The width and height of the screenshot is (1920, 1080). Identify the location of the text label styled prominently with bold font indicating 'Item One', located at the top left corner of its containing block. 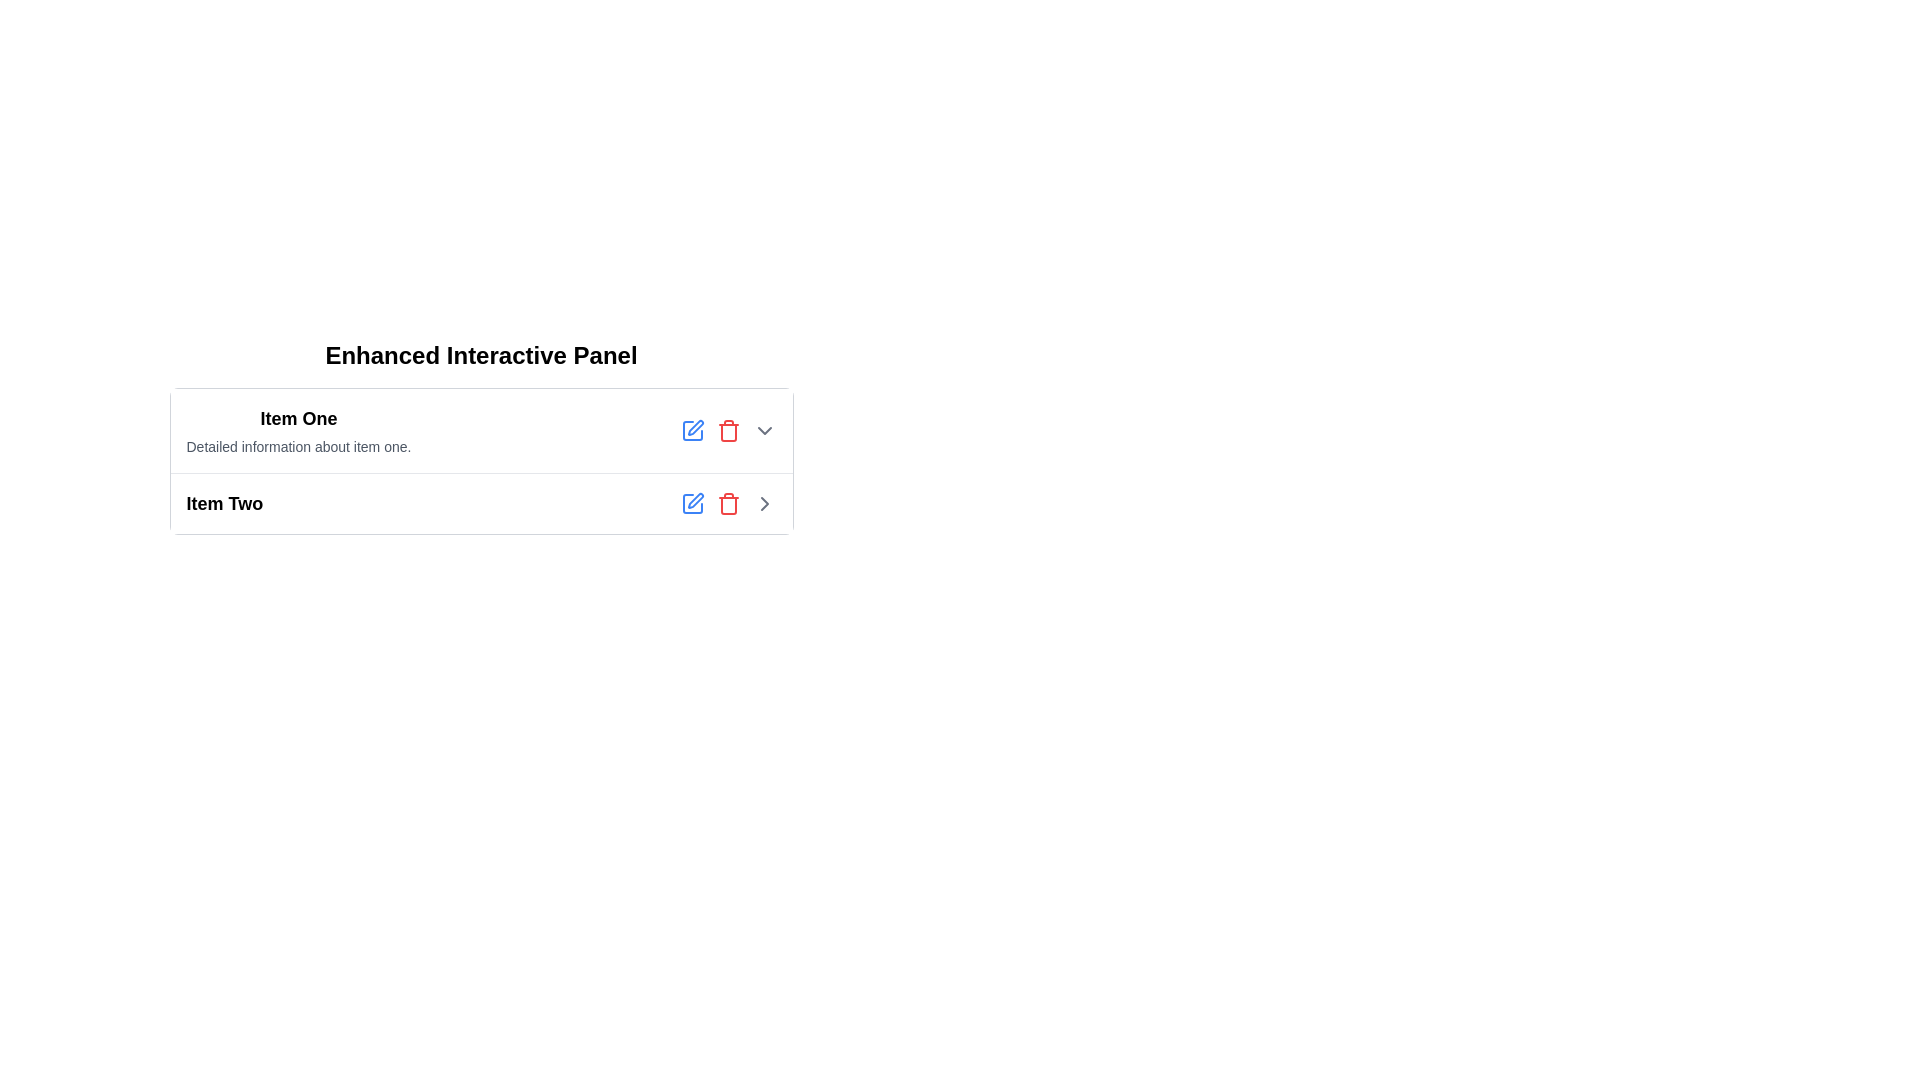
(297, 418).